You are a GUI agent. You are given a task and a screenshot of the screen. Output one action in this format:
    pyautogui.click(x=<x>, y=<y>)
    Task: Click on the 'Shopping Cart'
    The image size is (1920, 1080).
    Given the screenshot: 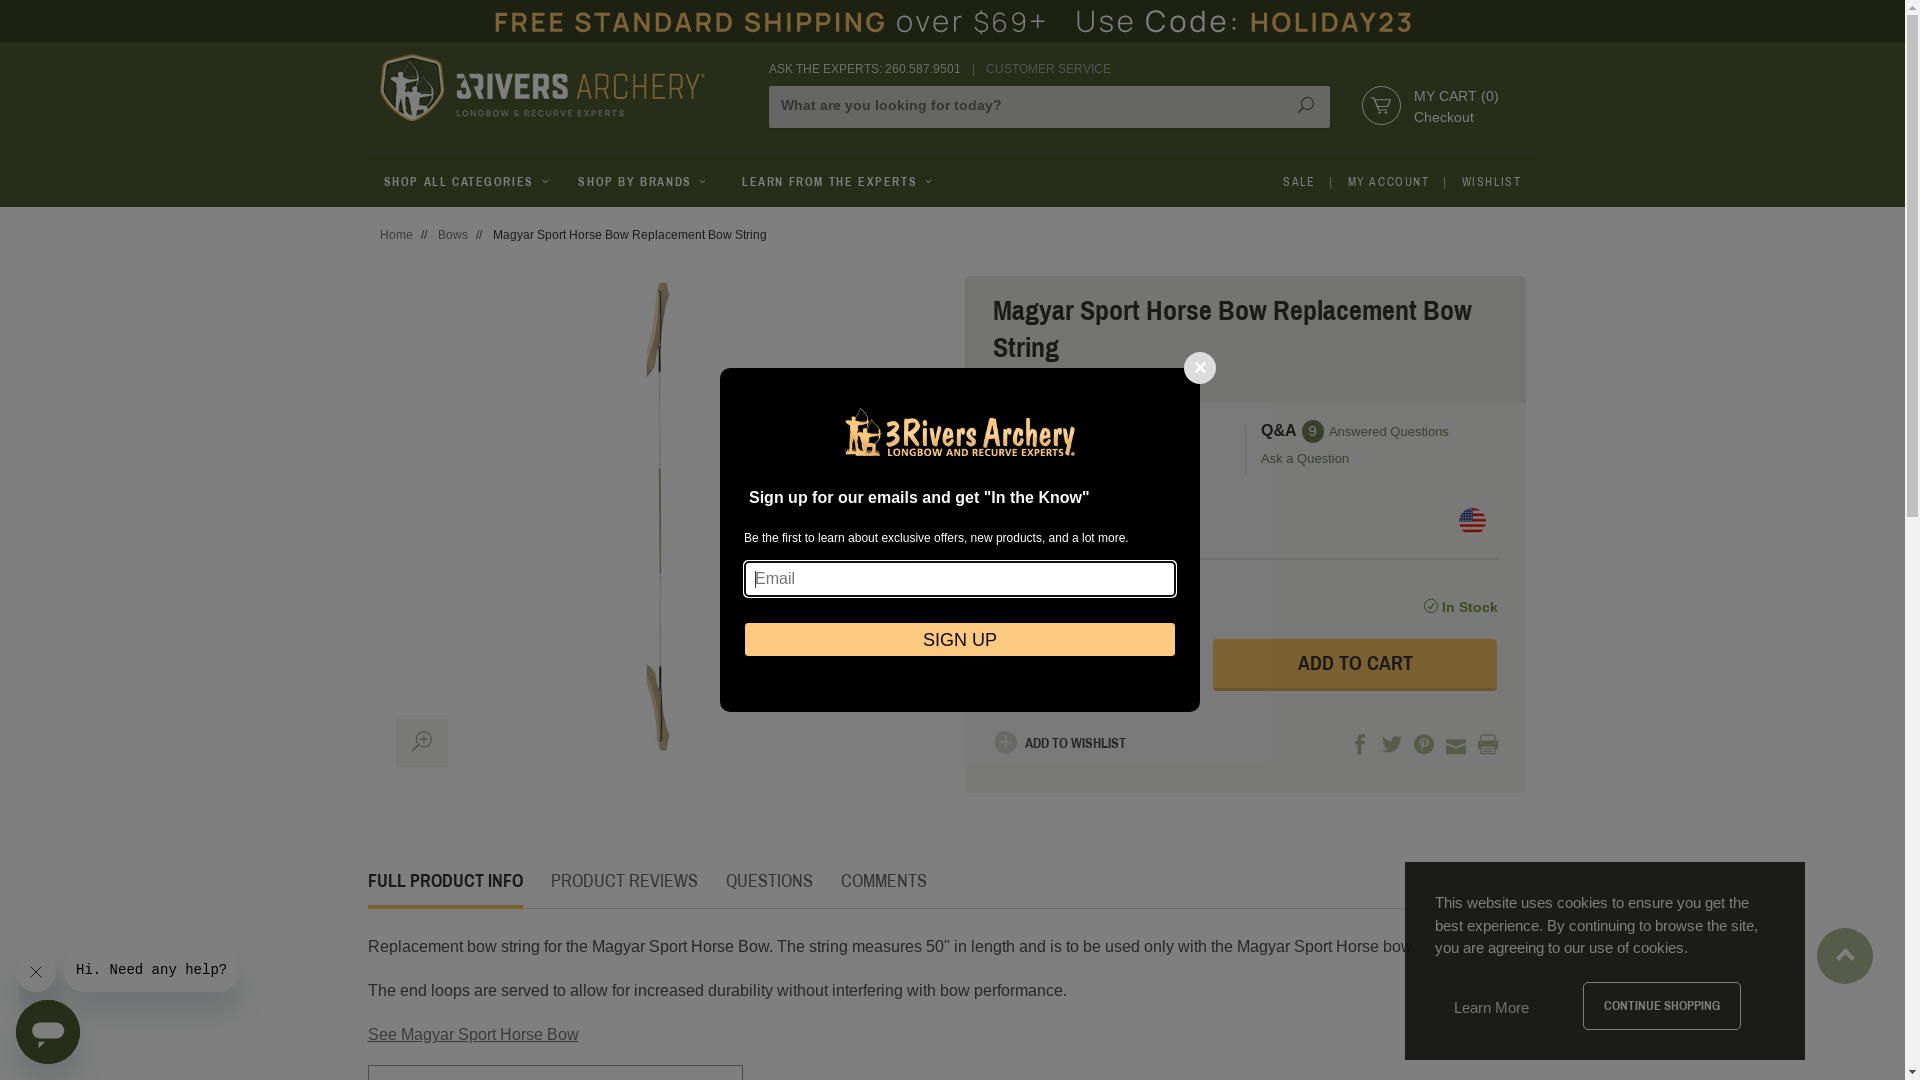 What is the action you would take?
    pyautogui.click(x=1368, y=105)
    